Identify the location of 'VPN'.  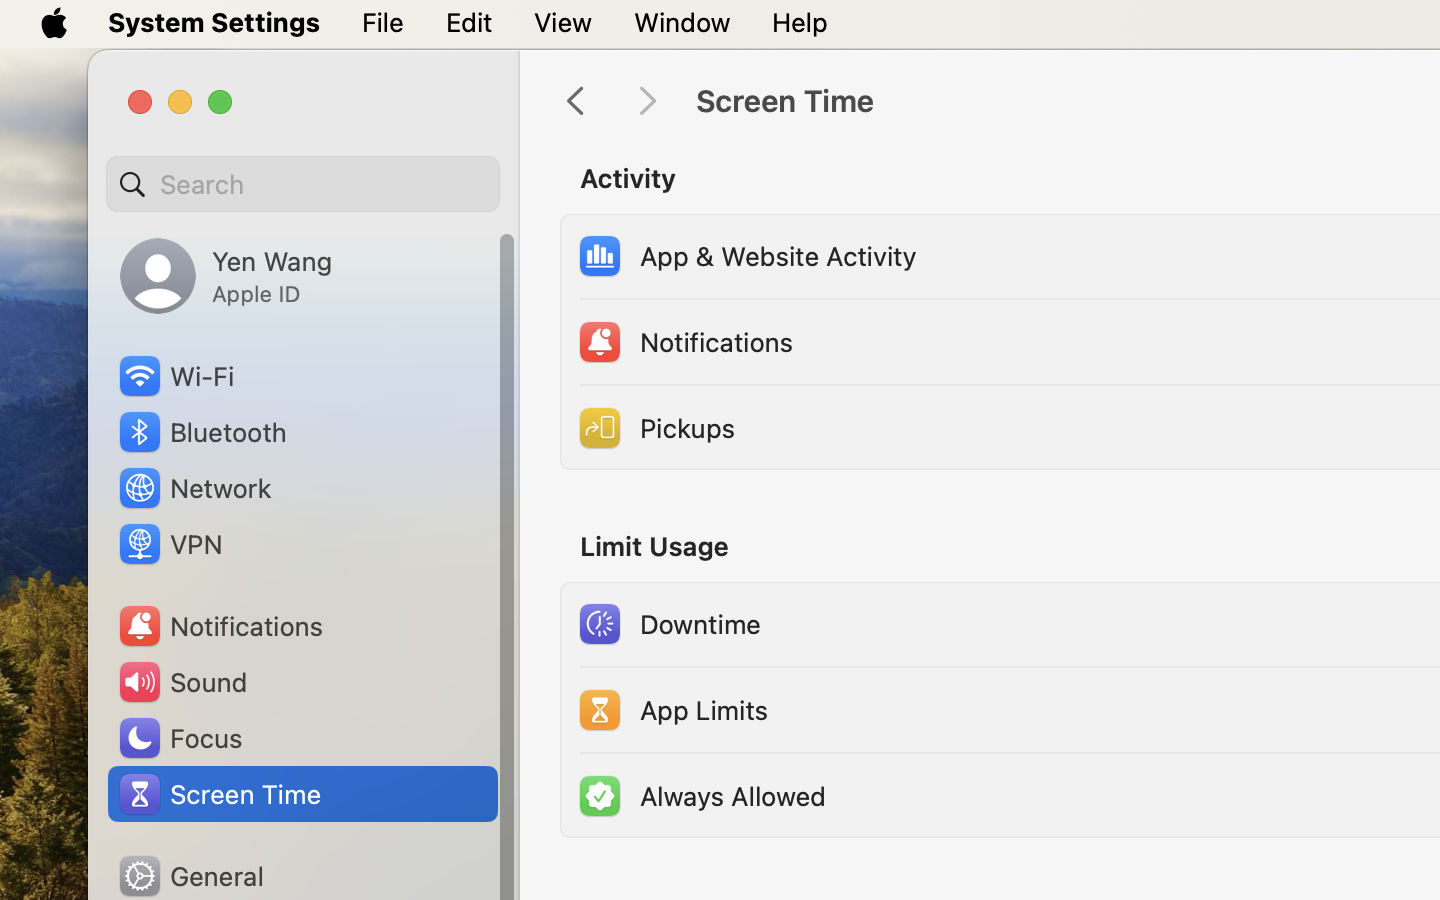
(168, 542).